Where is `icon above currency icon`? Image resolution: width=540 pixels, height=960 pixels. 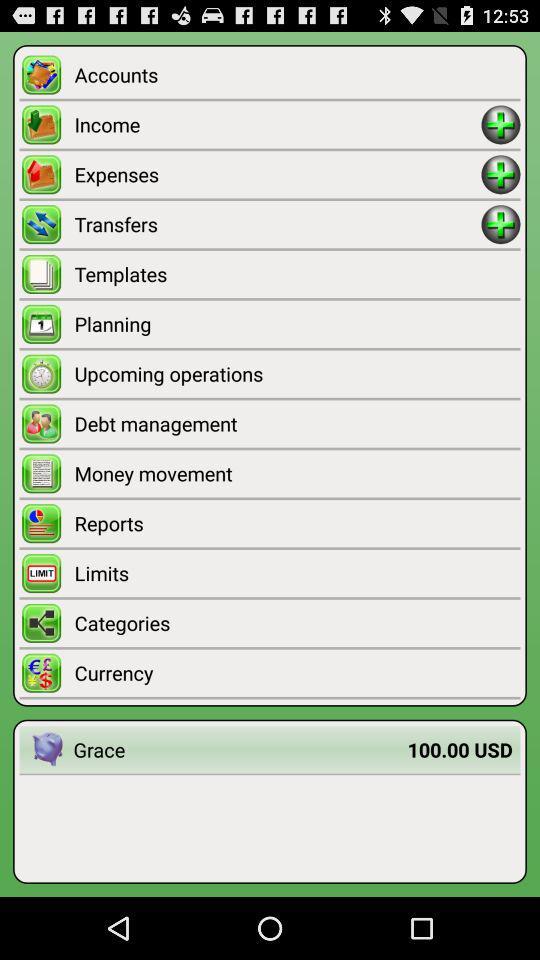
icon above currency icon is located at coordinates (296, 622).